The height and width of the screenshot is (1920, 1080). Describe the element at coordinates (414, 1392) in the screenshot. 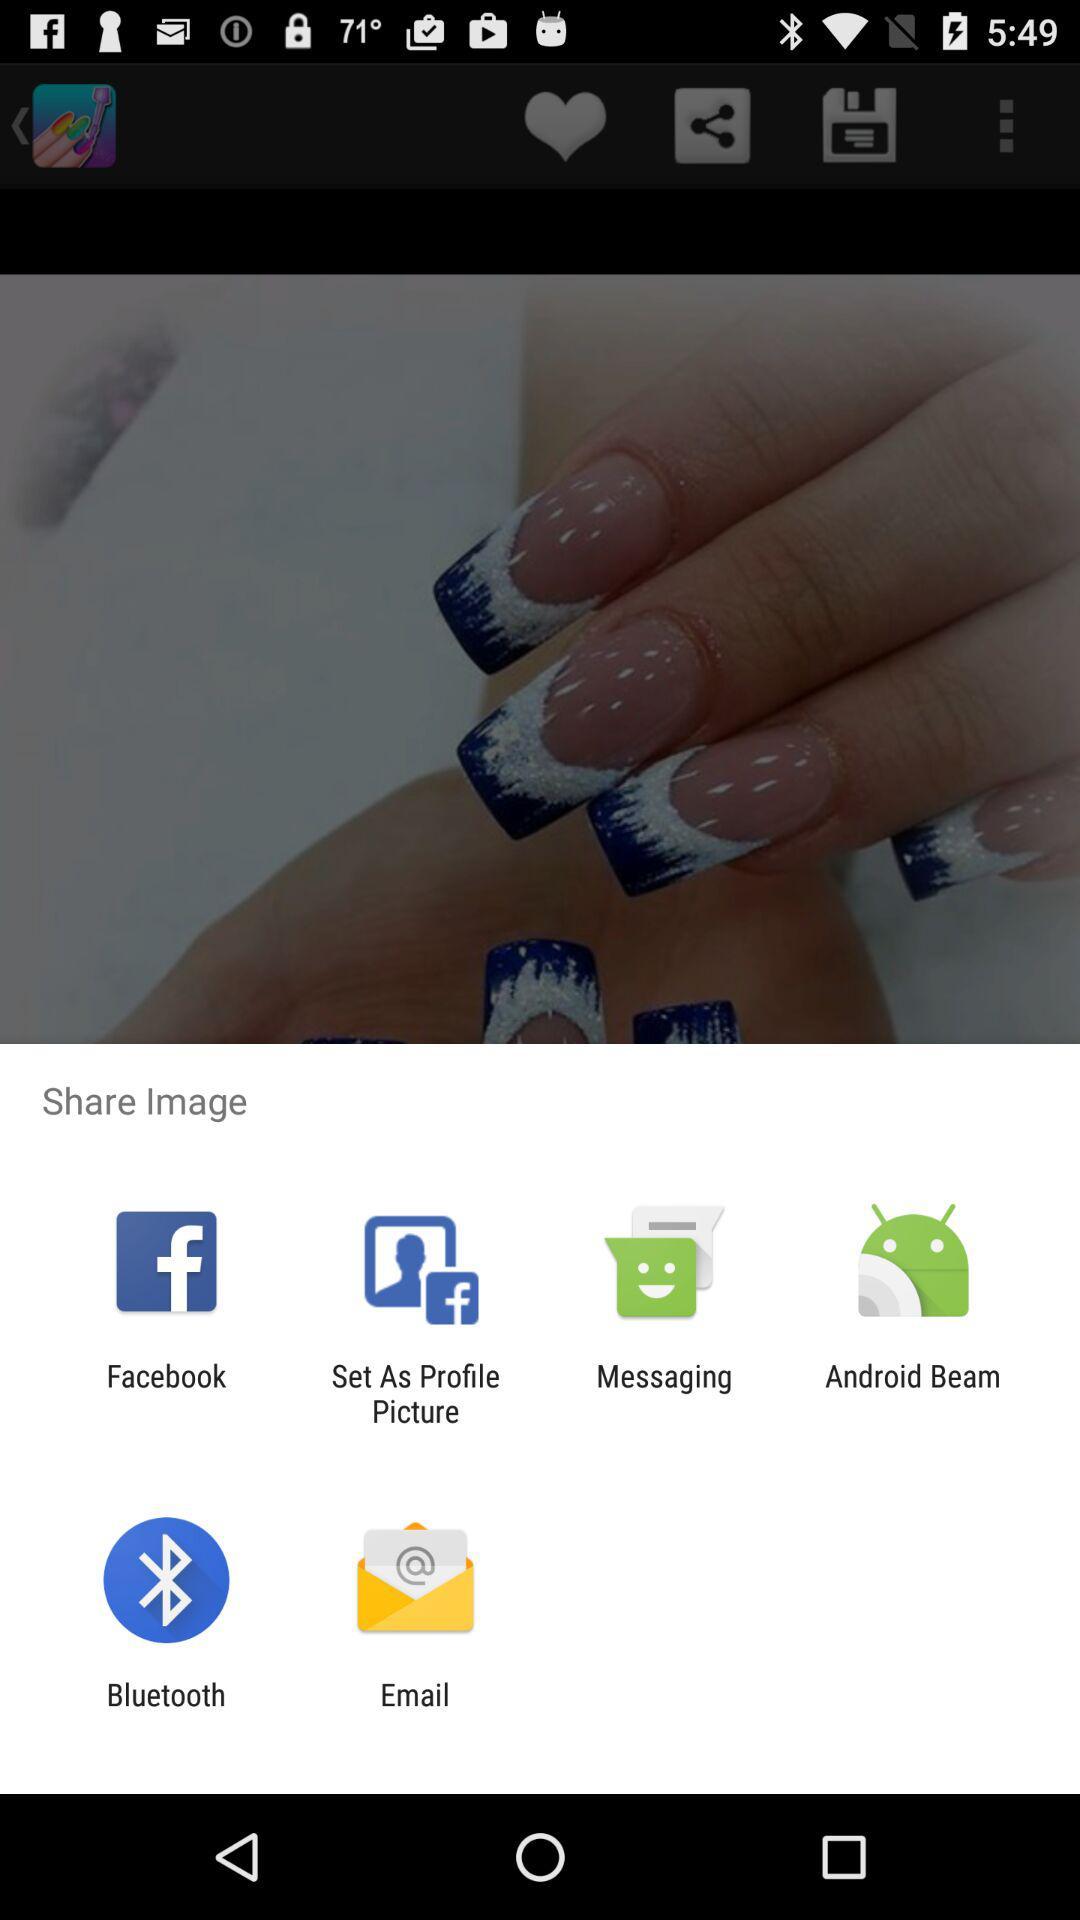

I see `set as profile app` at that location.